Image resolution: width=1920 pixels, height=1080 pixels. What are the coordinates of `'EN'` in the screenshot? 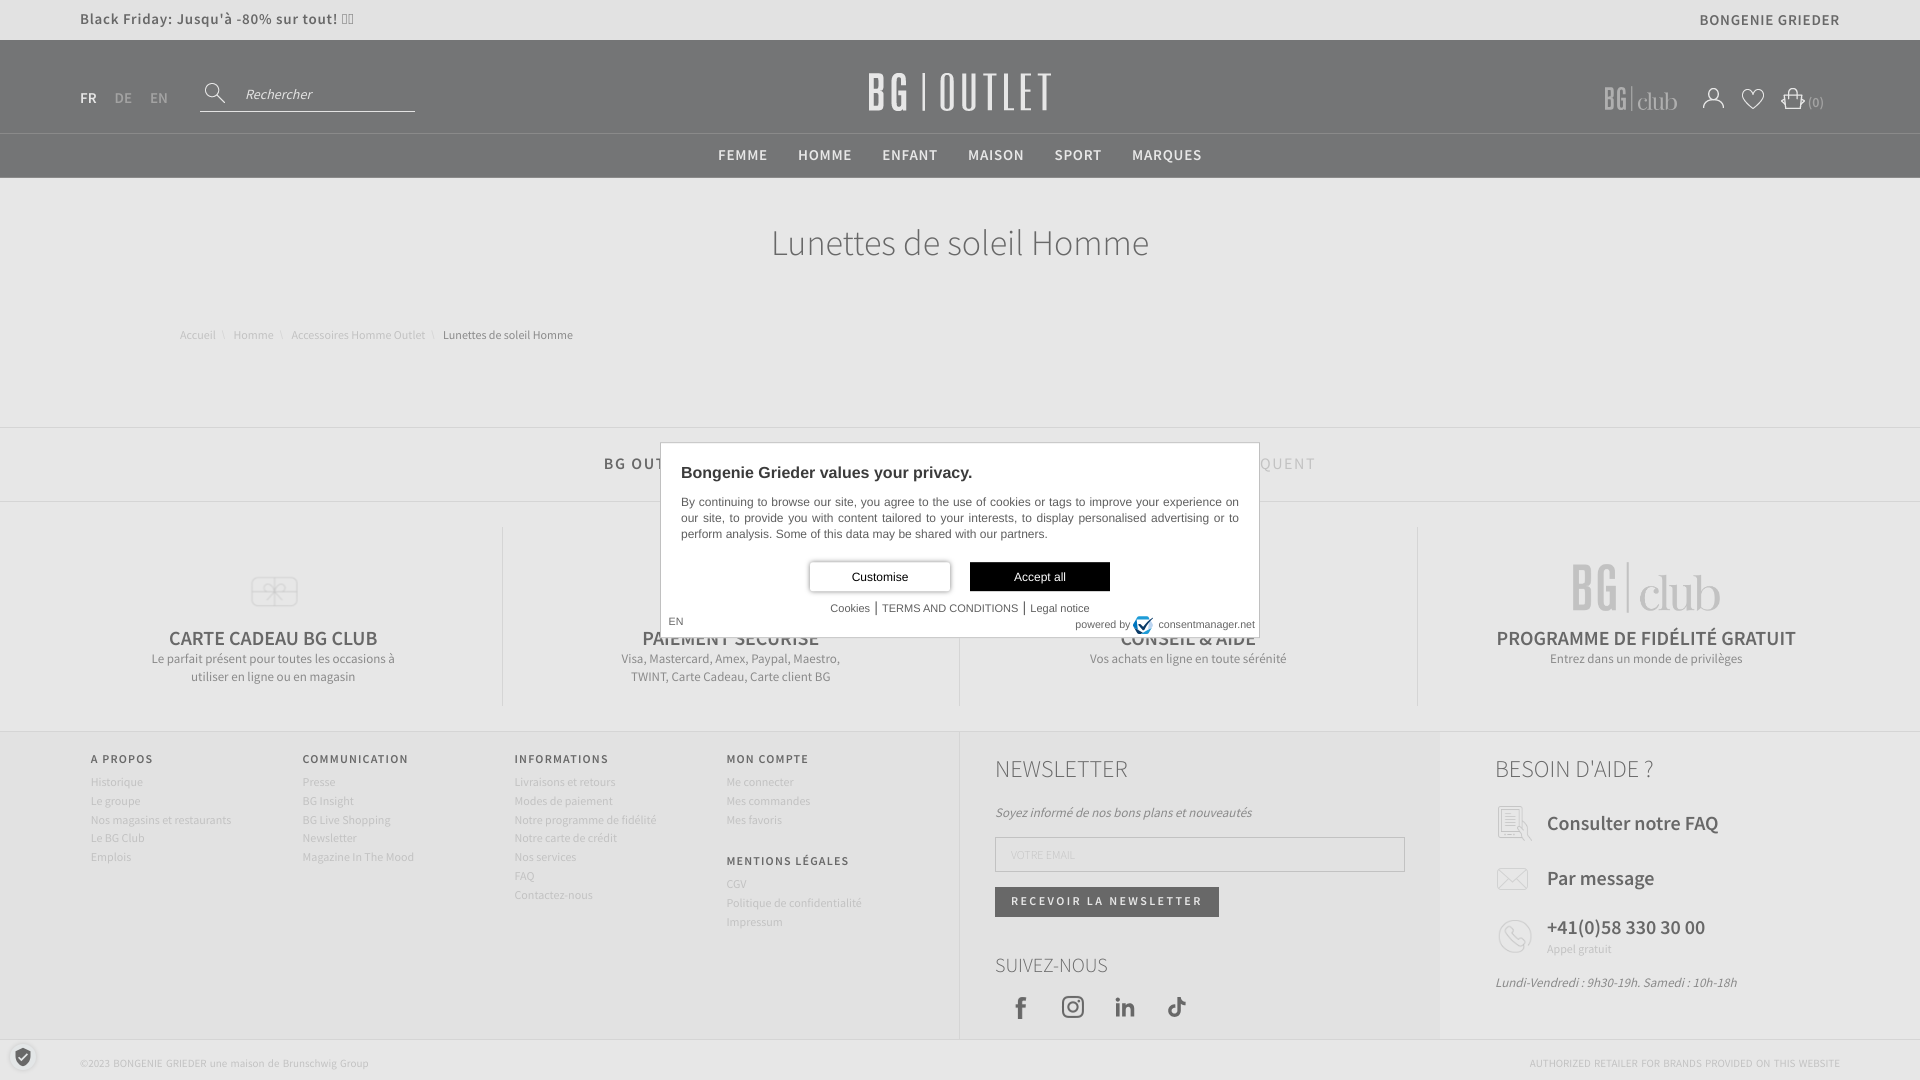 It's located at (157, 98).